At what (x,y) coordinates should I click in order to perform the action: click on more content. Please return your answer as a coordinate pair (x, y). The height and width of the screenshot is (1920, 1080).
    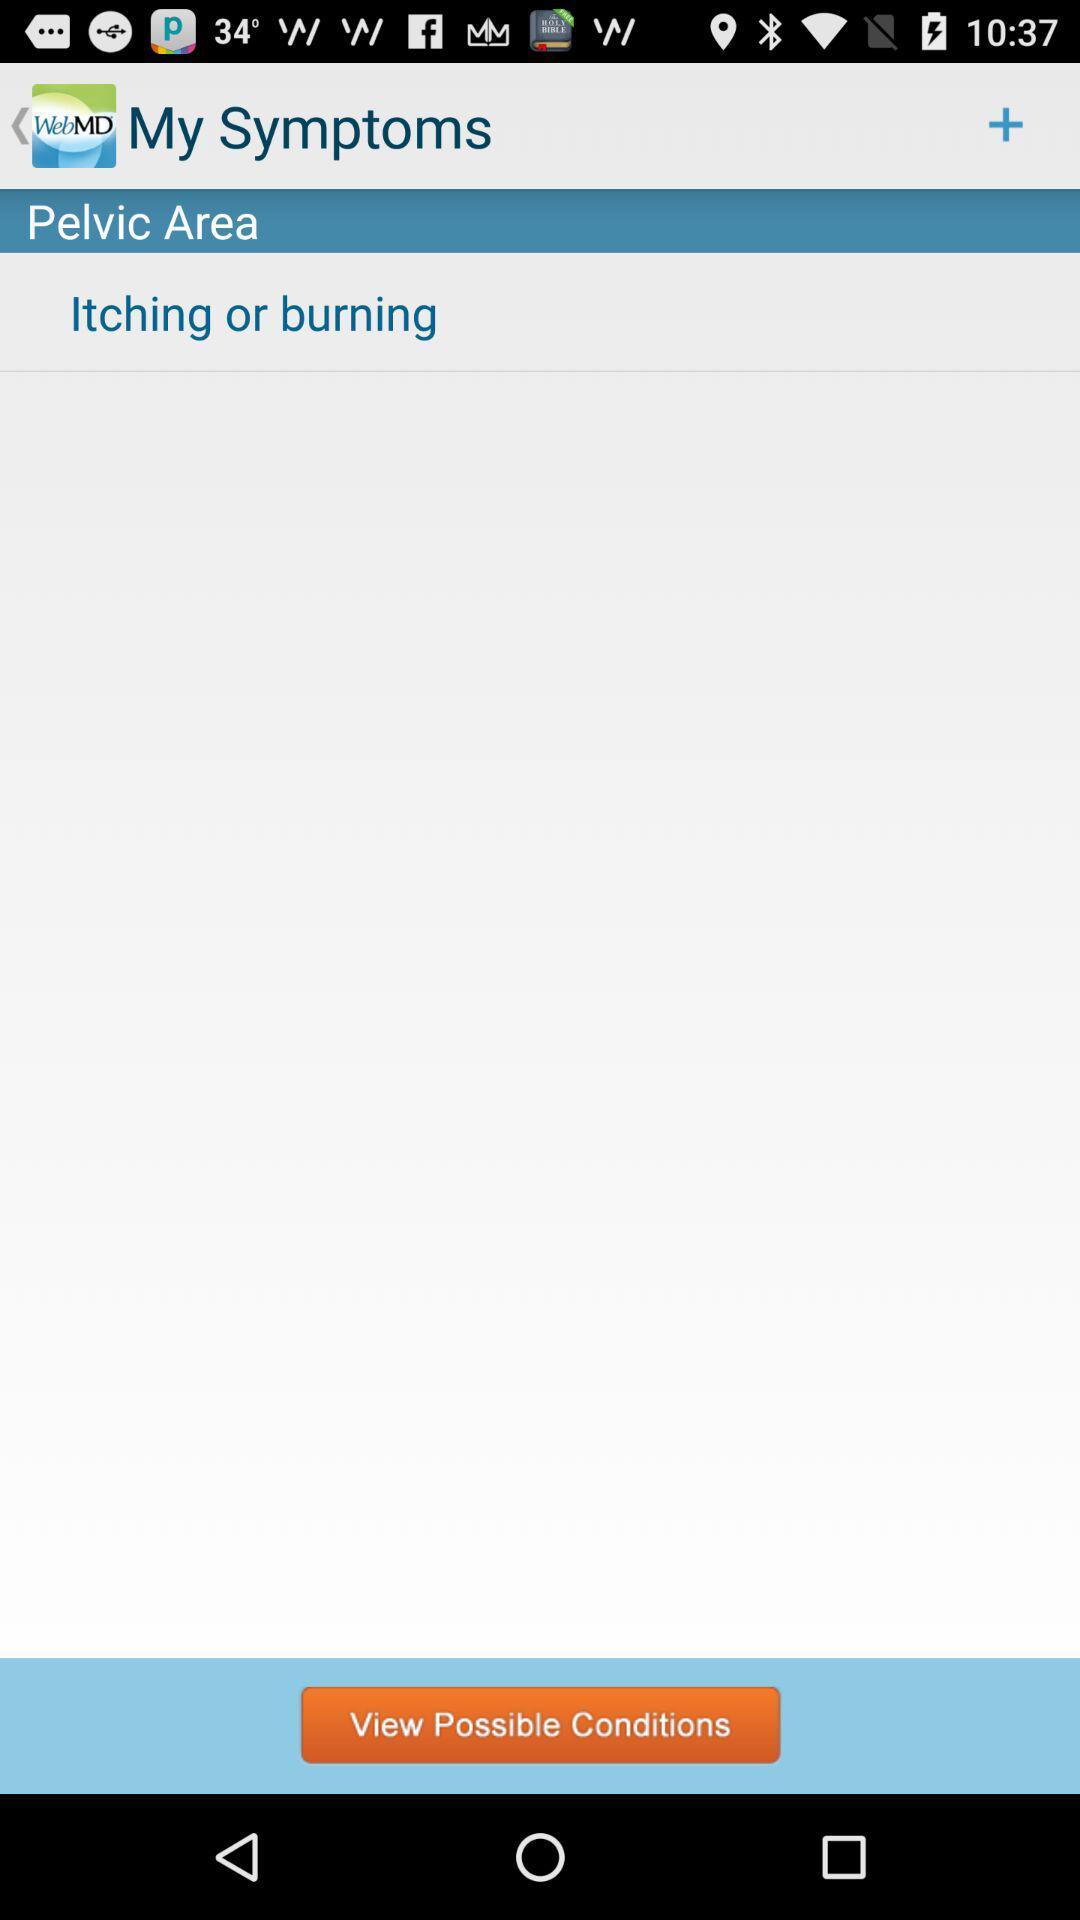
    Looking at the image, I should click on (540, 1725).